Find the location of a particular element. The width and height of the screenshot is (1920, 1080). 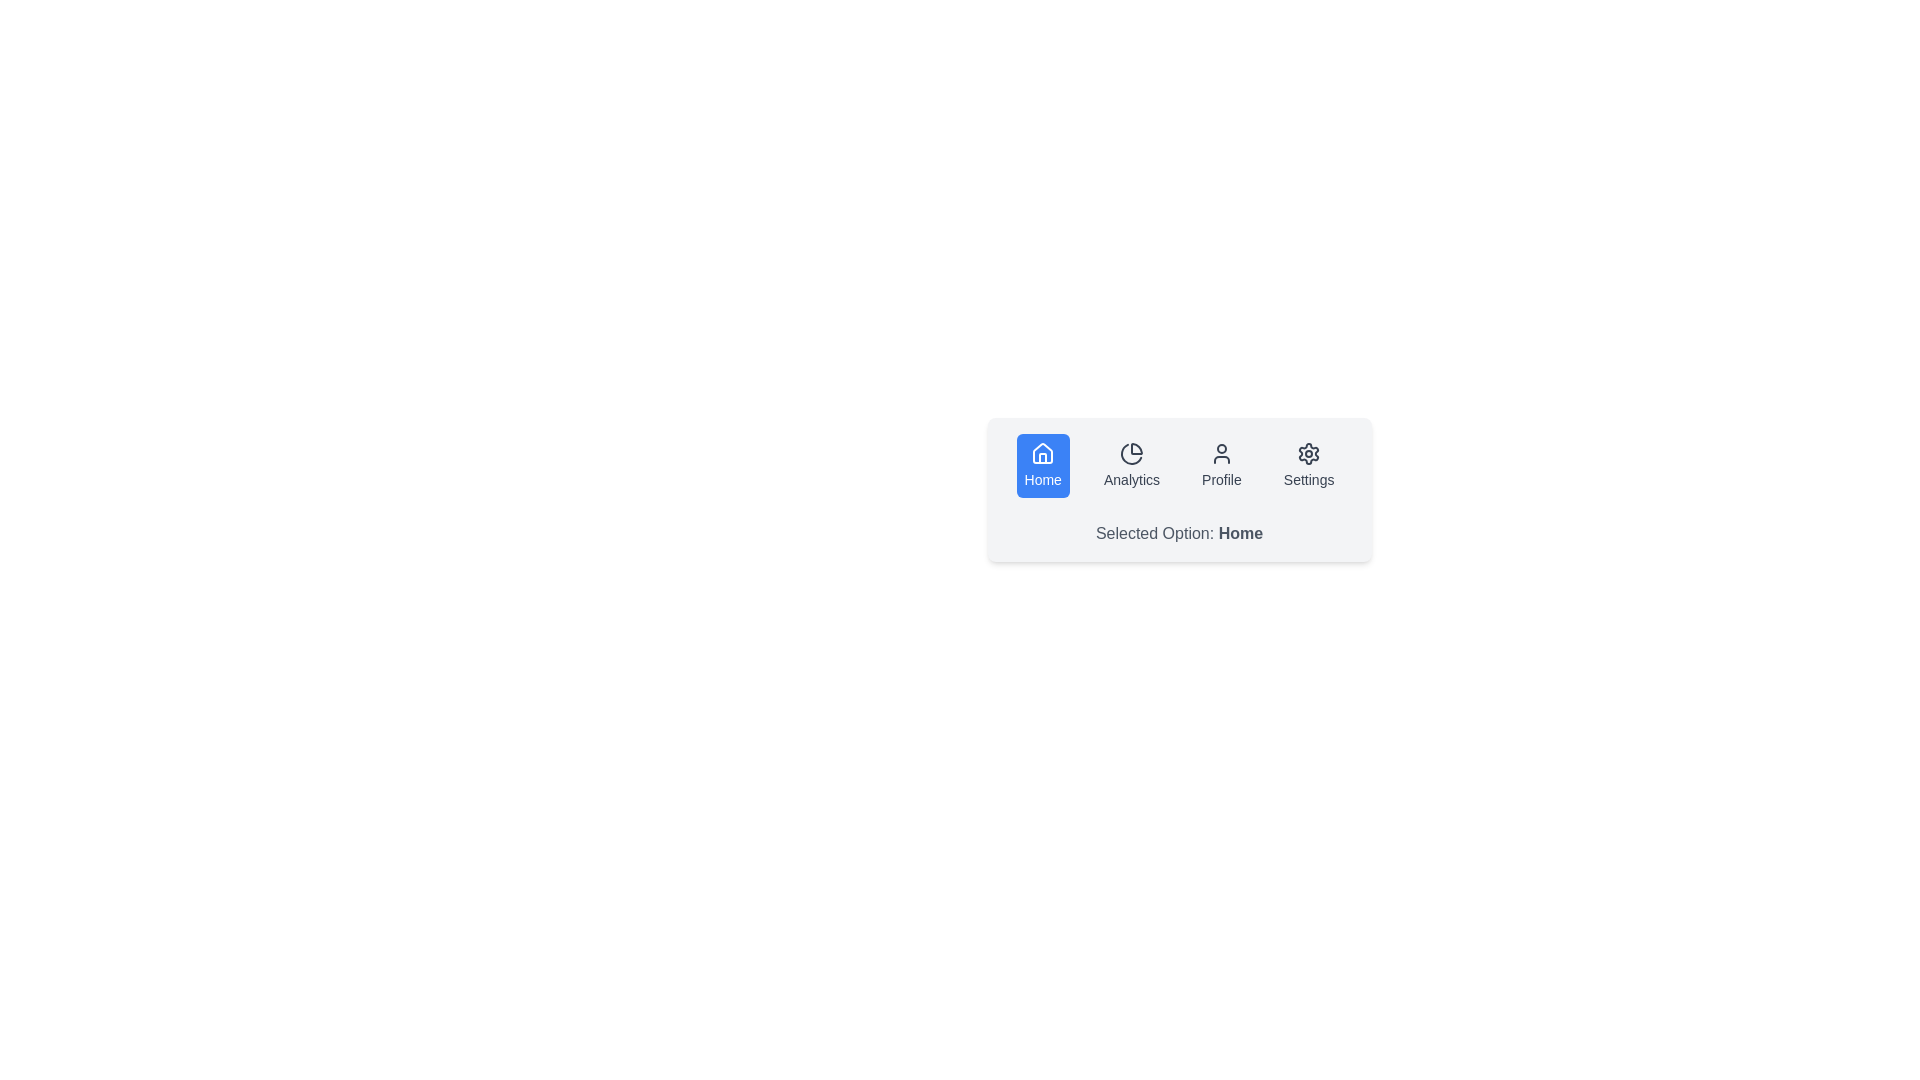

the 'Profile' button, which has a circular user icon and is the third item in the navigation bar is located at coordinates (1220, 466).